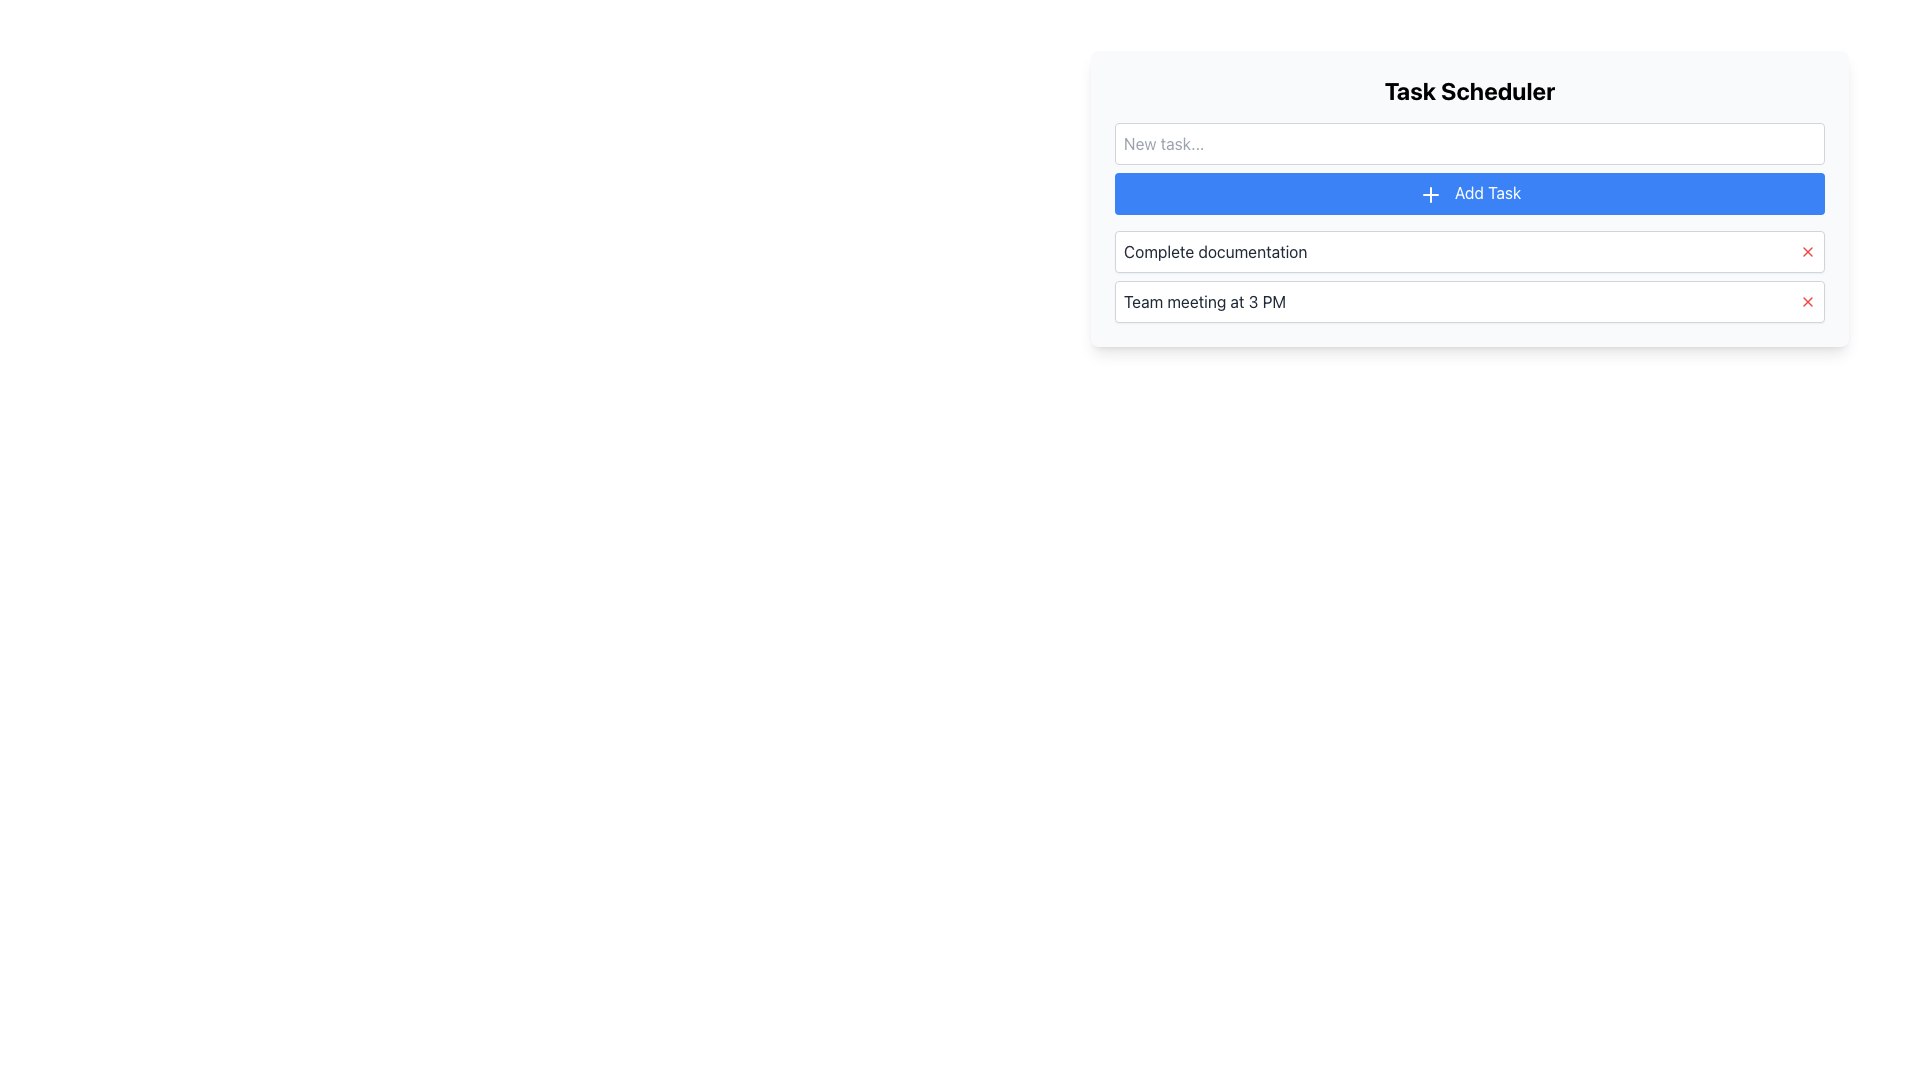 This screenshot has width=1920, height=1080. Describe the element at coordinates (1469, 192) in the screenshot. I see `the blue 'Add Task' button with rounded edges` at that location.